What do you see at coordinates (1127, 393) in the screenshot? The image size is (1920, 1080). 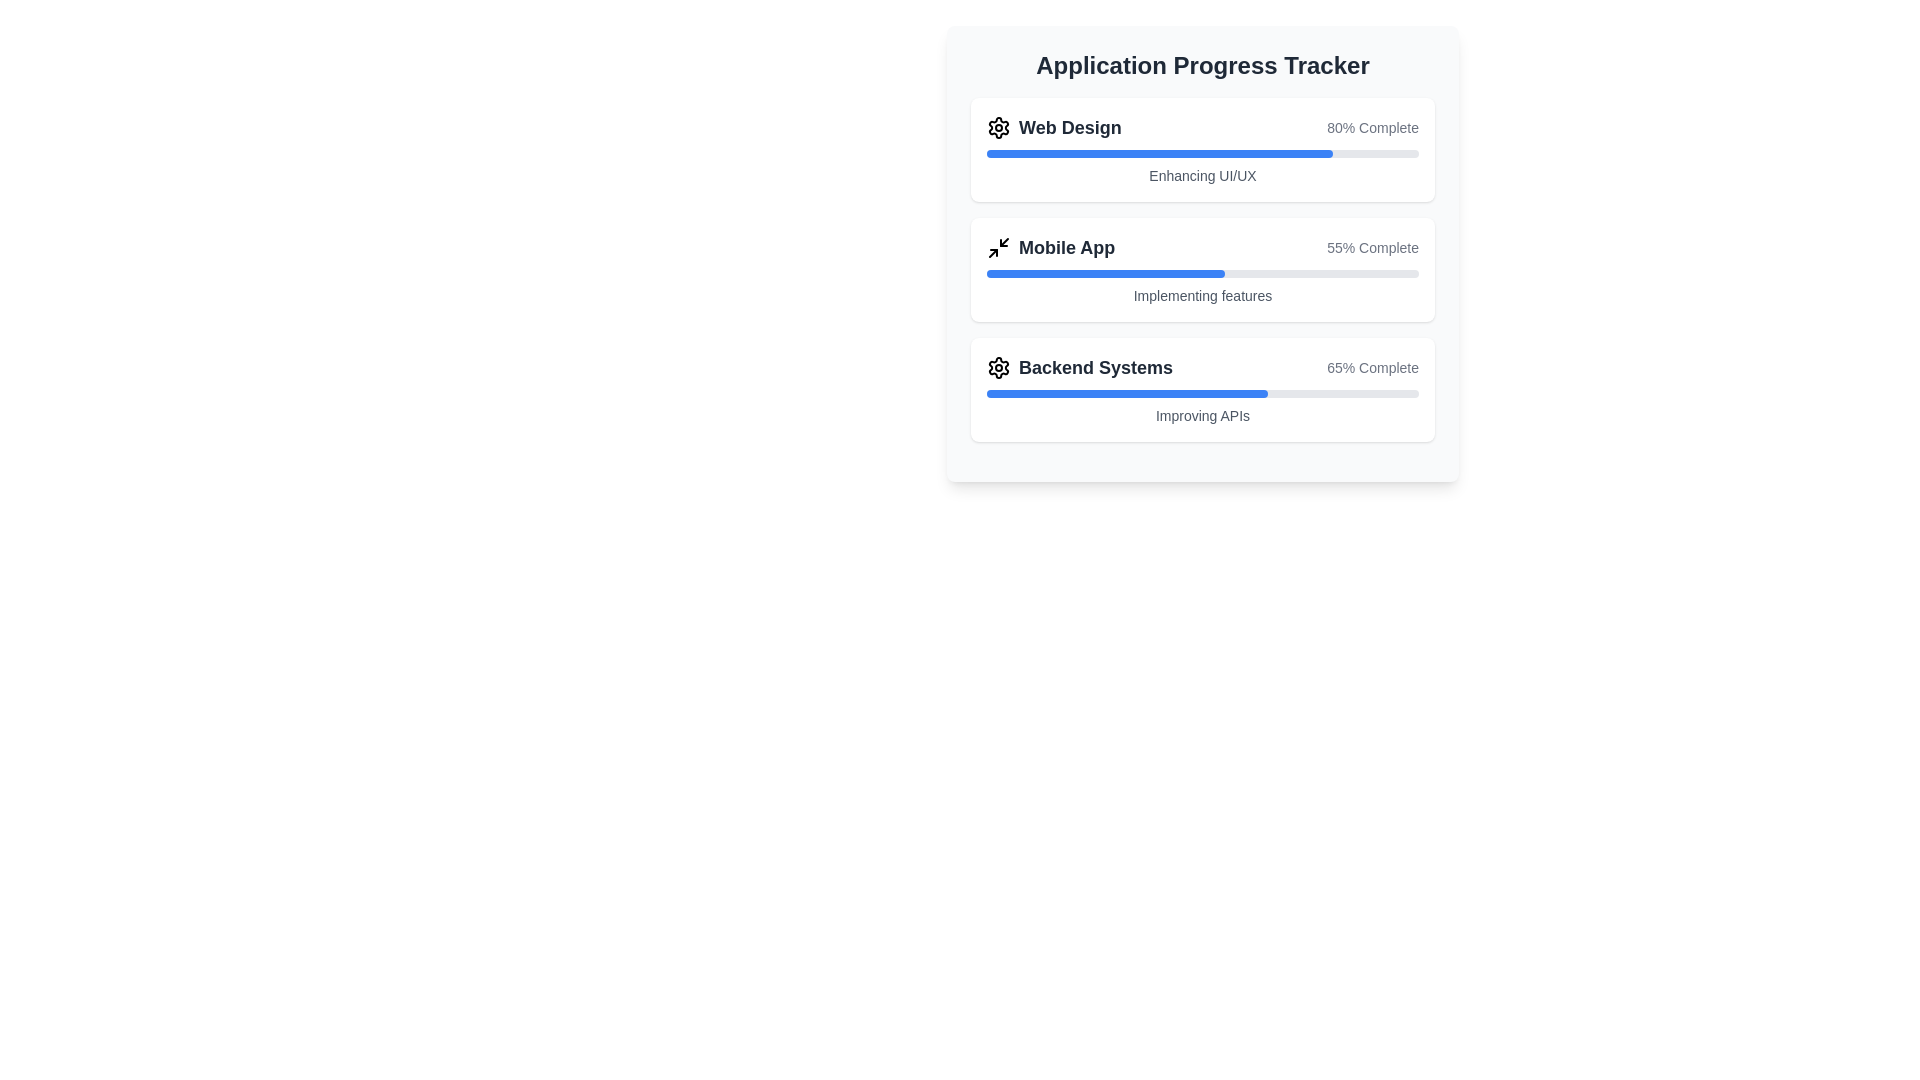 I see `the blue-colored Progress Bar Segment representing 65% completion within the 'Backend Systems' section of the progress bar` at bounding box center [1127, 393].